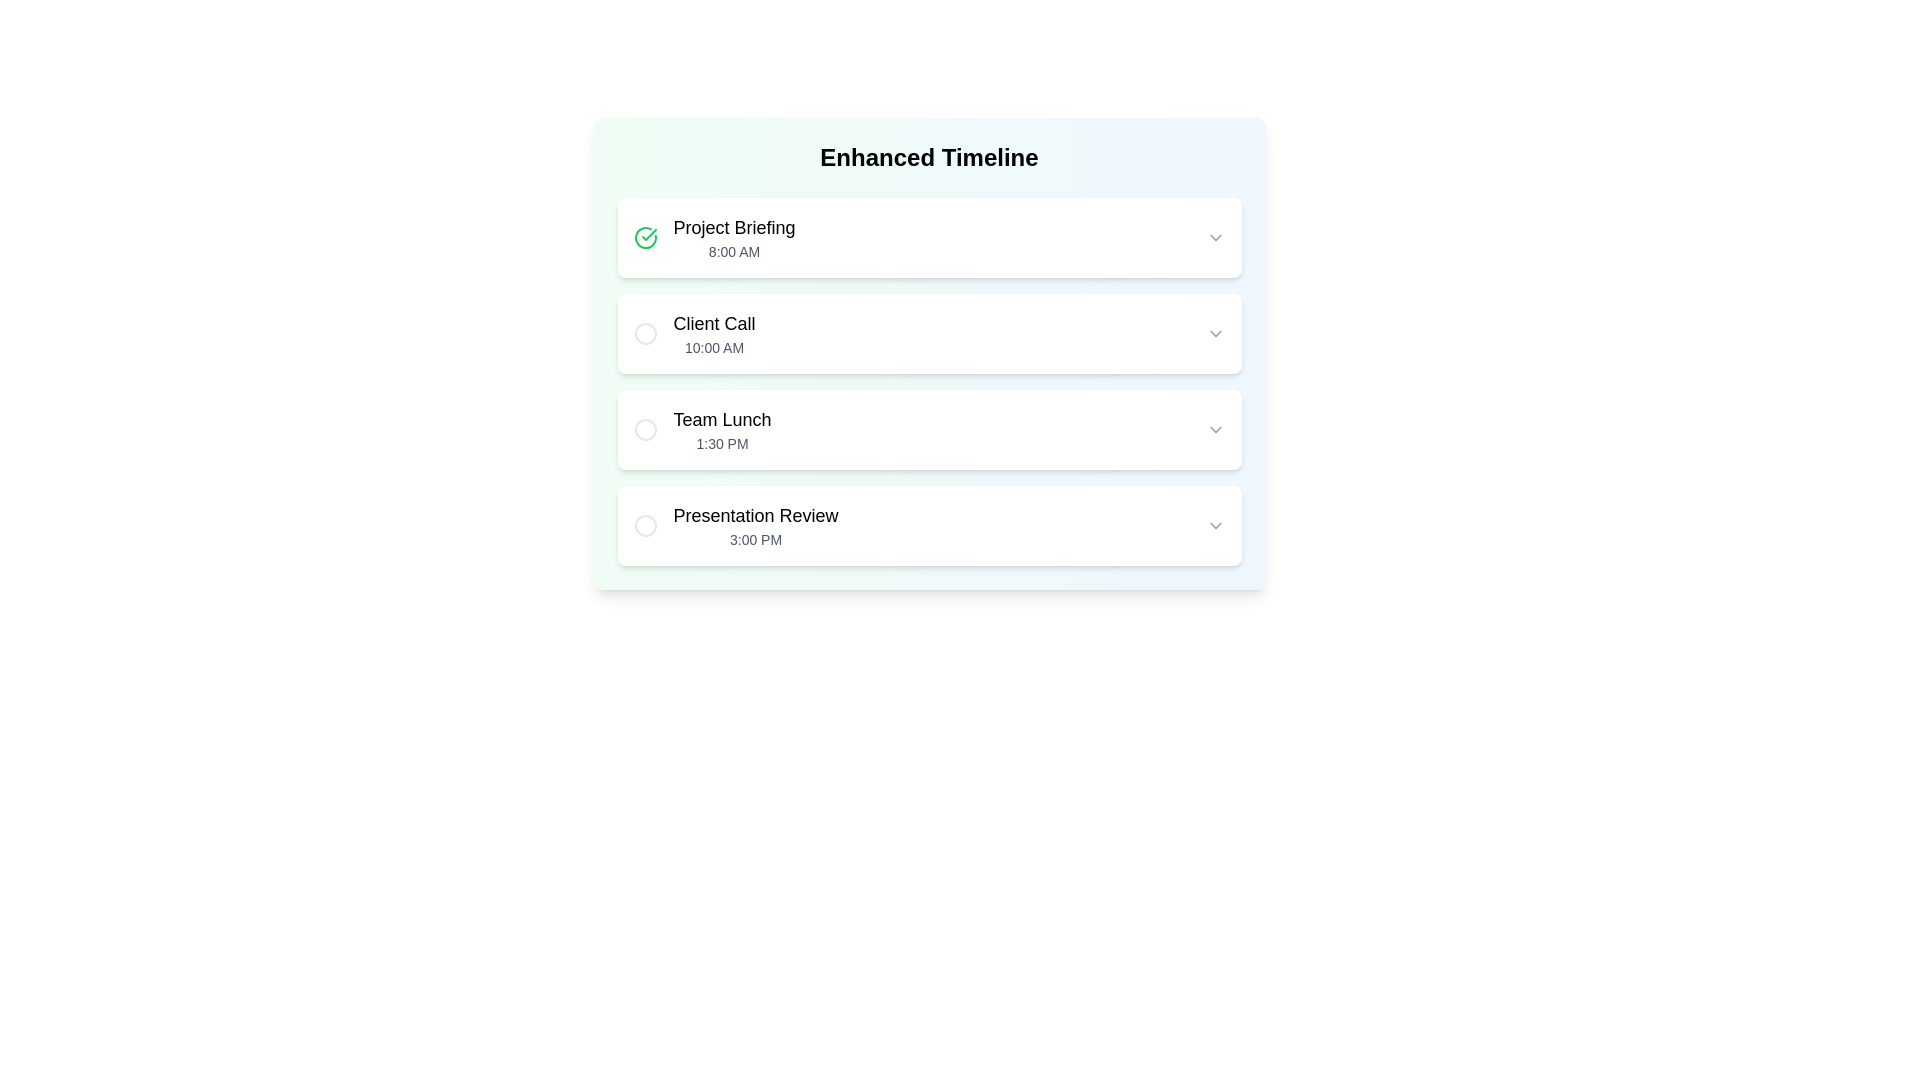 The height and width of the screenshot is (1080, 1920). What do you see at coordinates (733, 250) in the screenshot?
I see `the text label indicating the scheduled time for the 'Project Briefing' event, which is aligned to the left under the 'Project Briefing' text` at bounding box center [733, 250].